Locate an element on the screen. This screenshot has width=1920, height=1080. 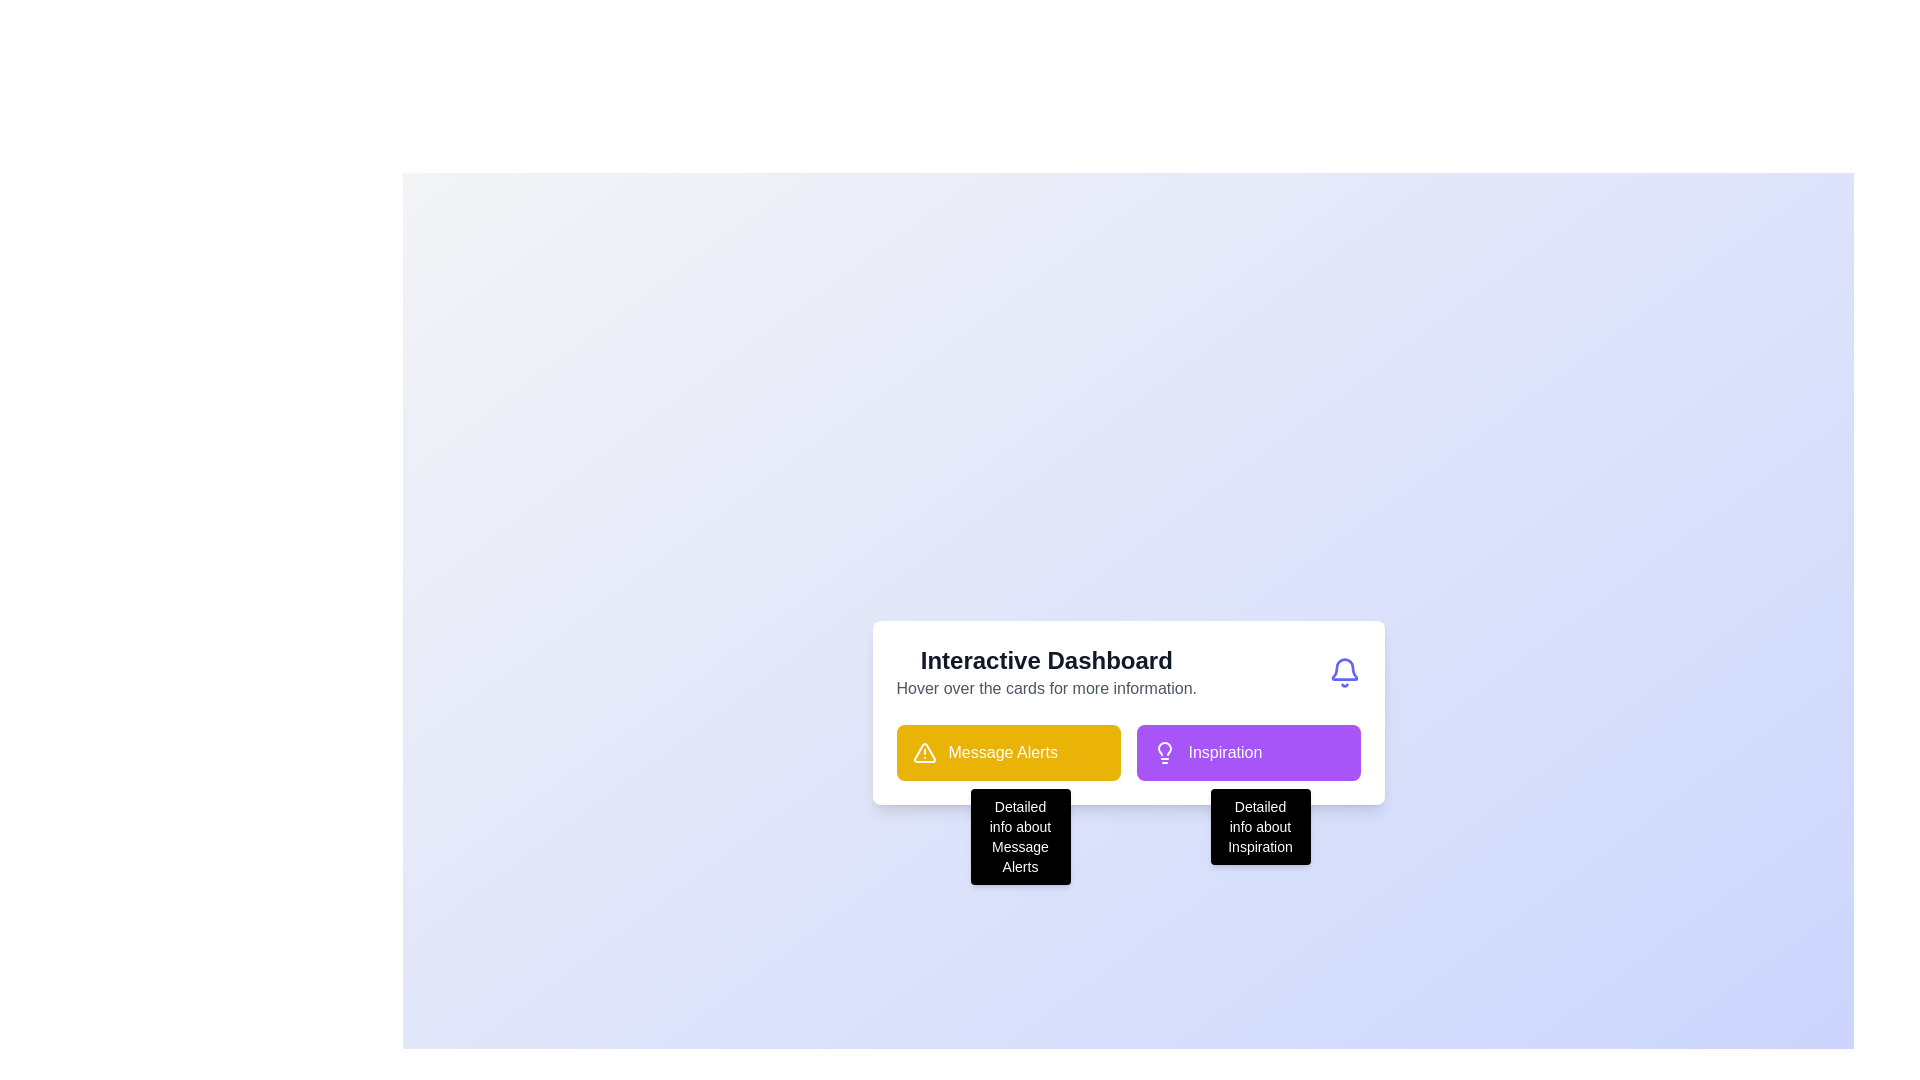
the bell icon styled in an outline form with an indigo stroke color, located at the top-right corner adjacent to the 'Interactive Dashboard' text block is located at coordinates (1344, 672).